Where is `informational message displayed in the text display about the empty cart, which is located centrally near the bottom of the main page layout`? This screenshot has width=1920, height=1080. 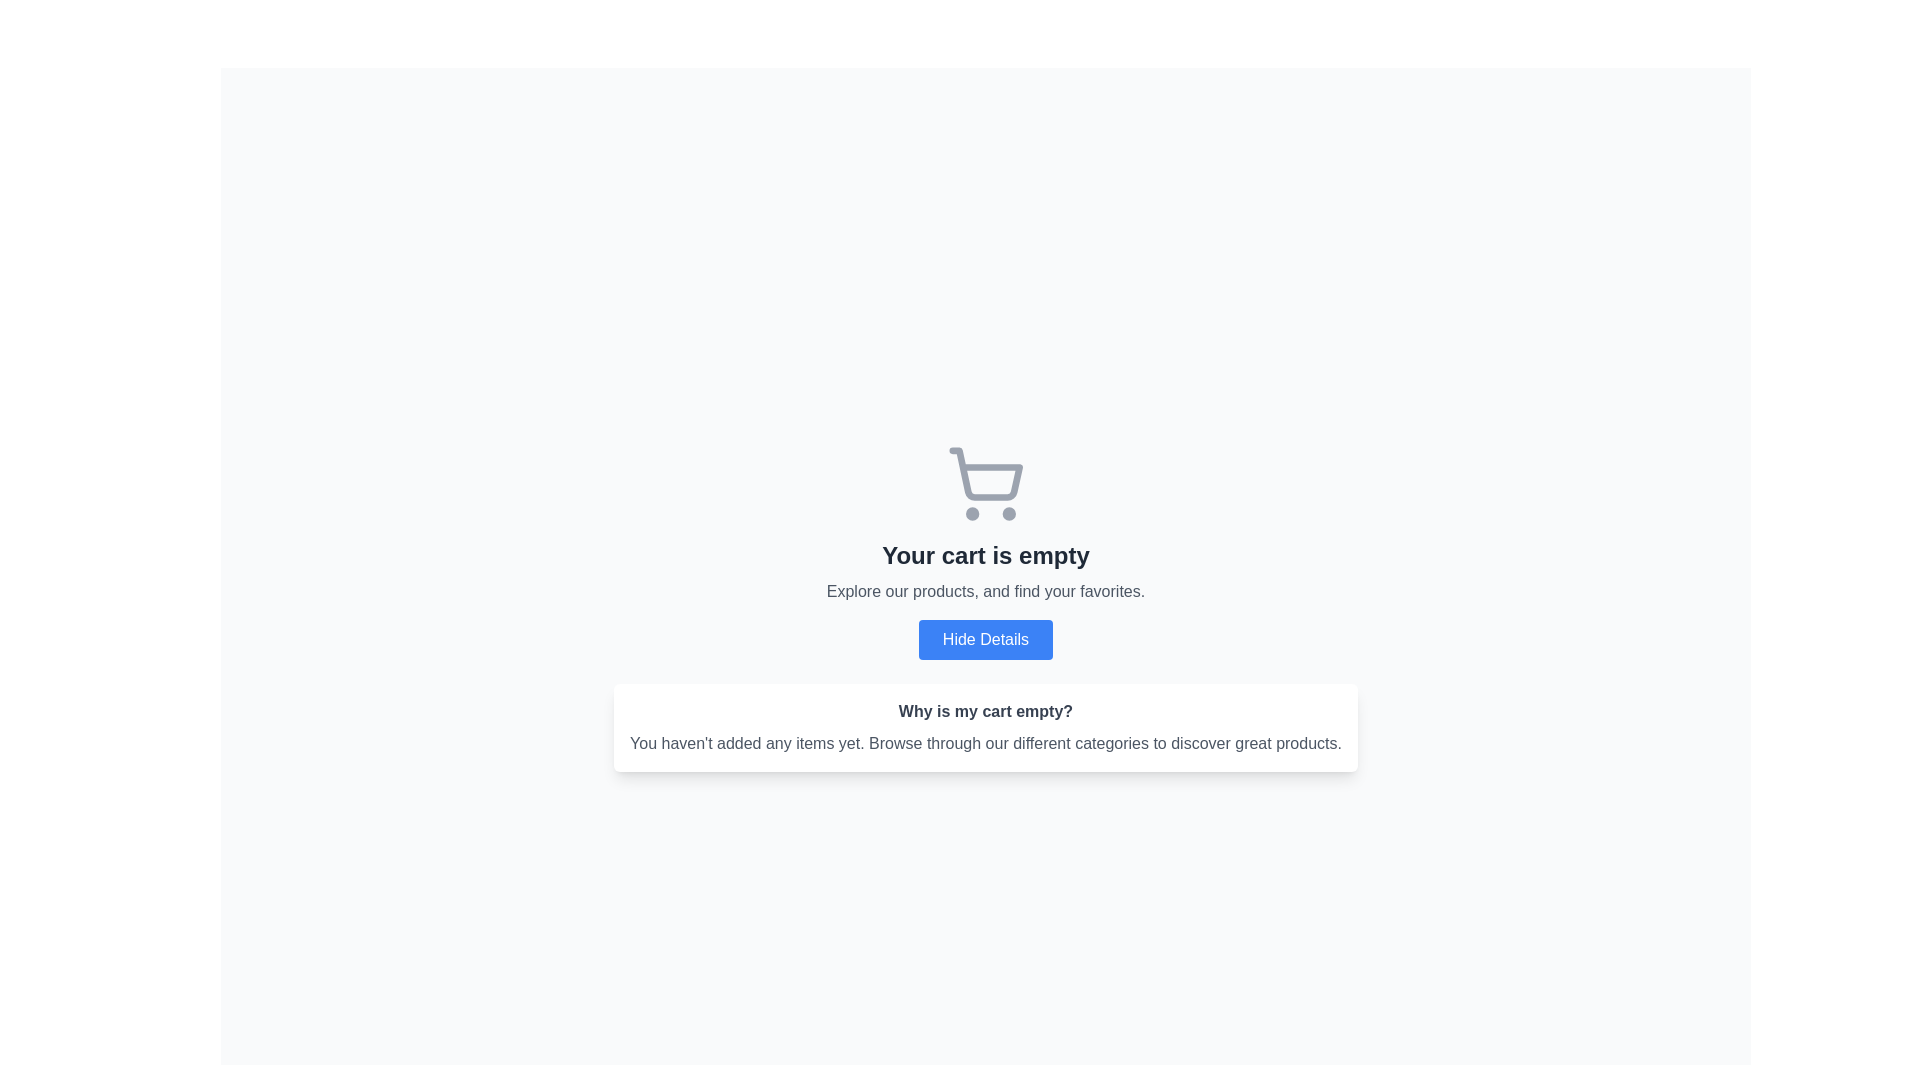 informational message displayed in the text display about the empty cart, which is located centrally near the bottom of the main page layout is located at coordinates (985, 744).